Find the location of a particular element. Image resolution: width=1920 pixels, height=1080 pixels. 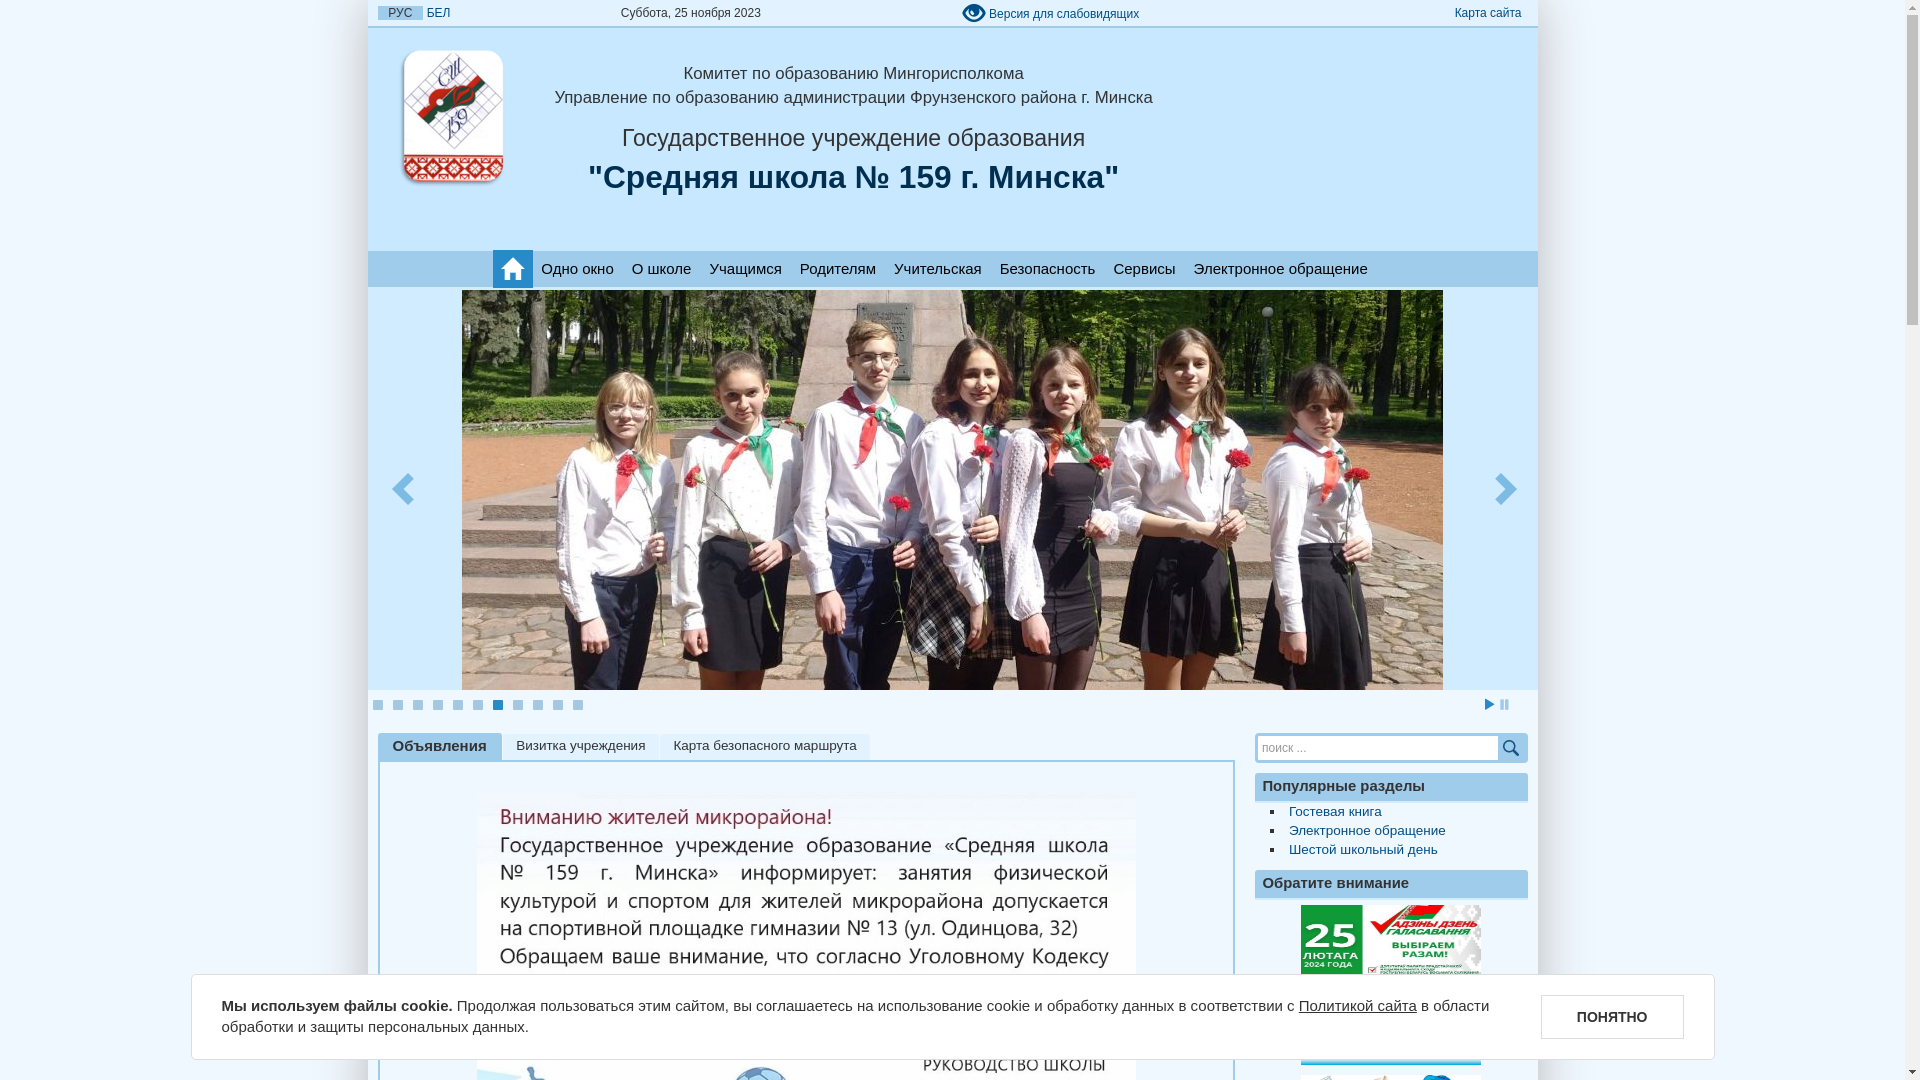

'7' is located at coordinates (491, 704).